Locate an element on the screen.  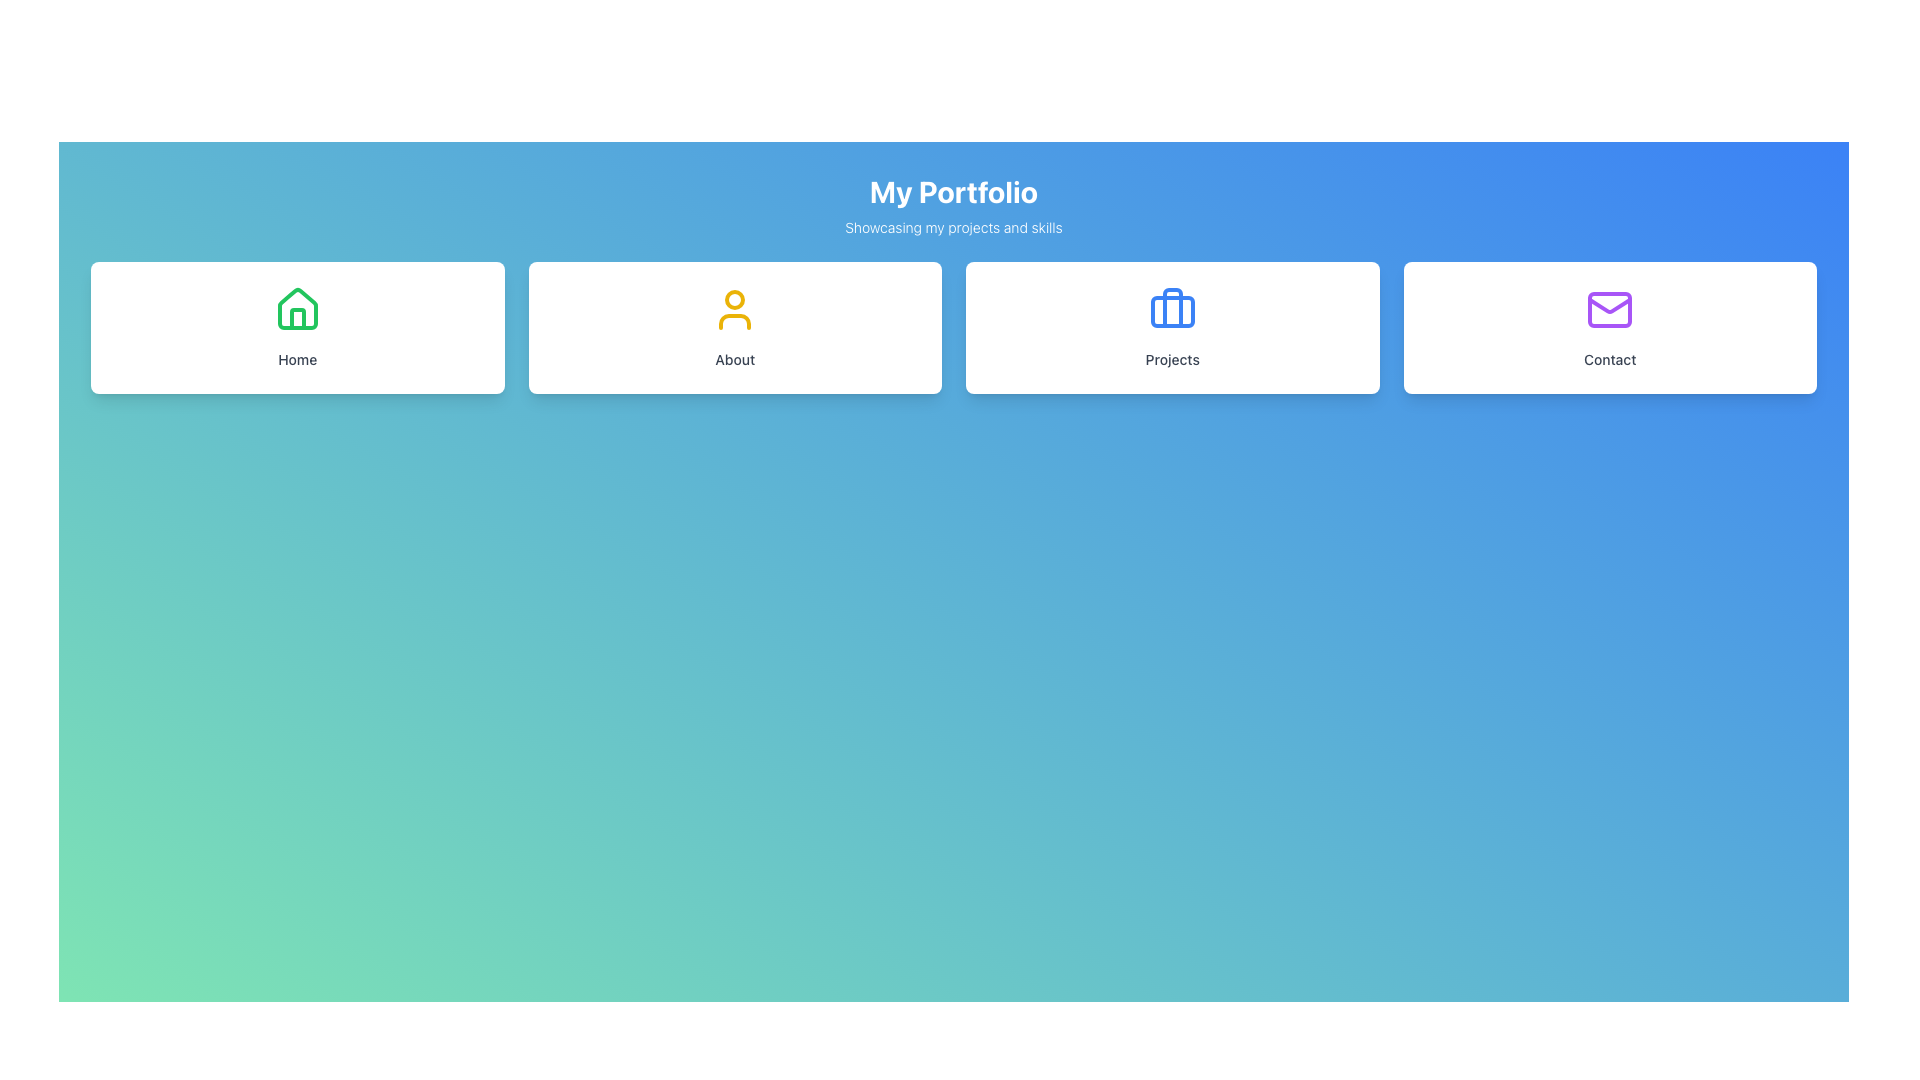
the text label that indicates the function of the navigation link leading to the contact-related section, which is positioned at the bottom-center of the third card in a grid layout is located at coordinates (1610, 358).